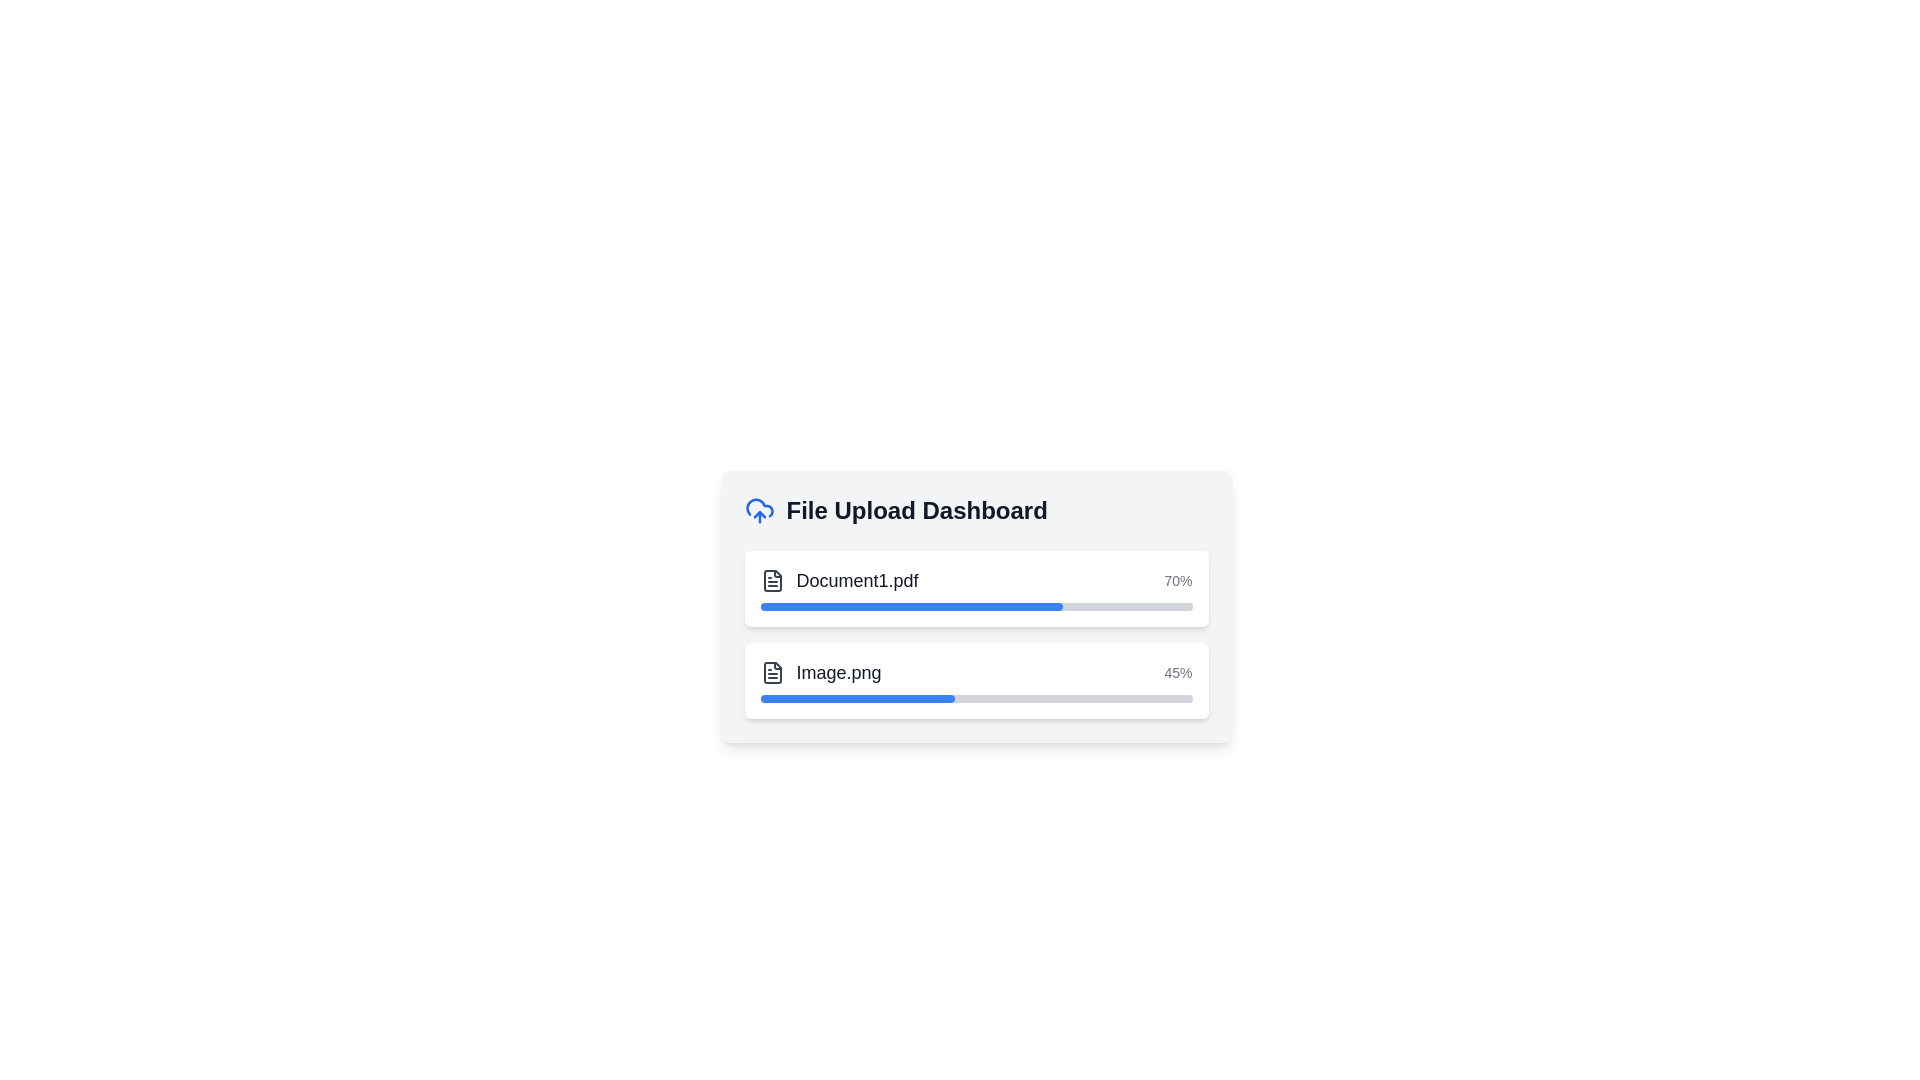 This screenshot has height=1080, width=1920. I want to click on text content of the Text Label that displays the name of the file currently being uploaded, located in the file upload dashboard UI, beneath 'Document1.pdf', so click(839, 672).